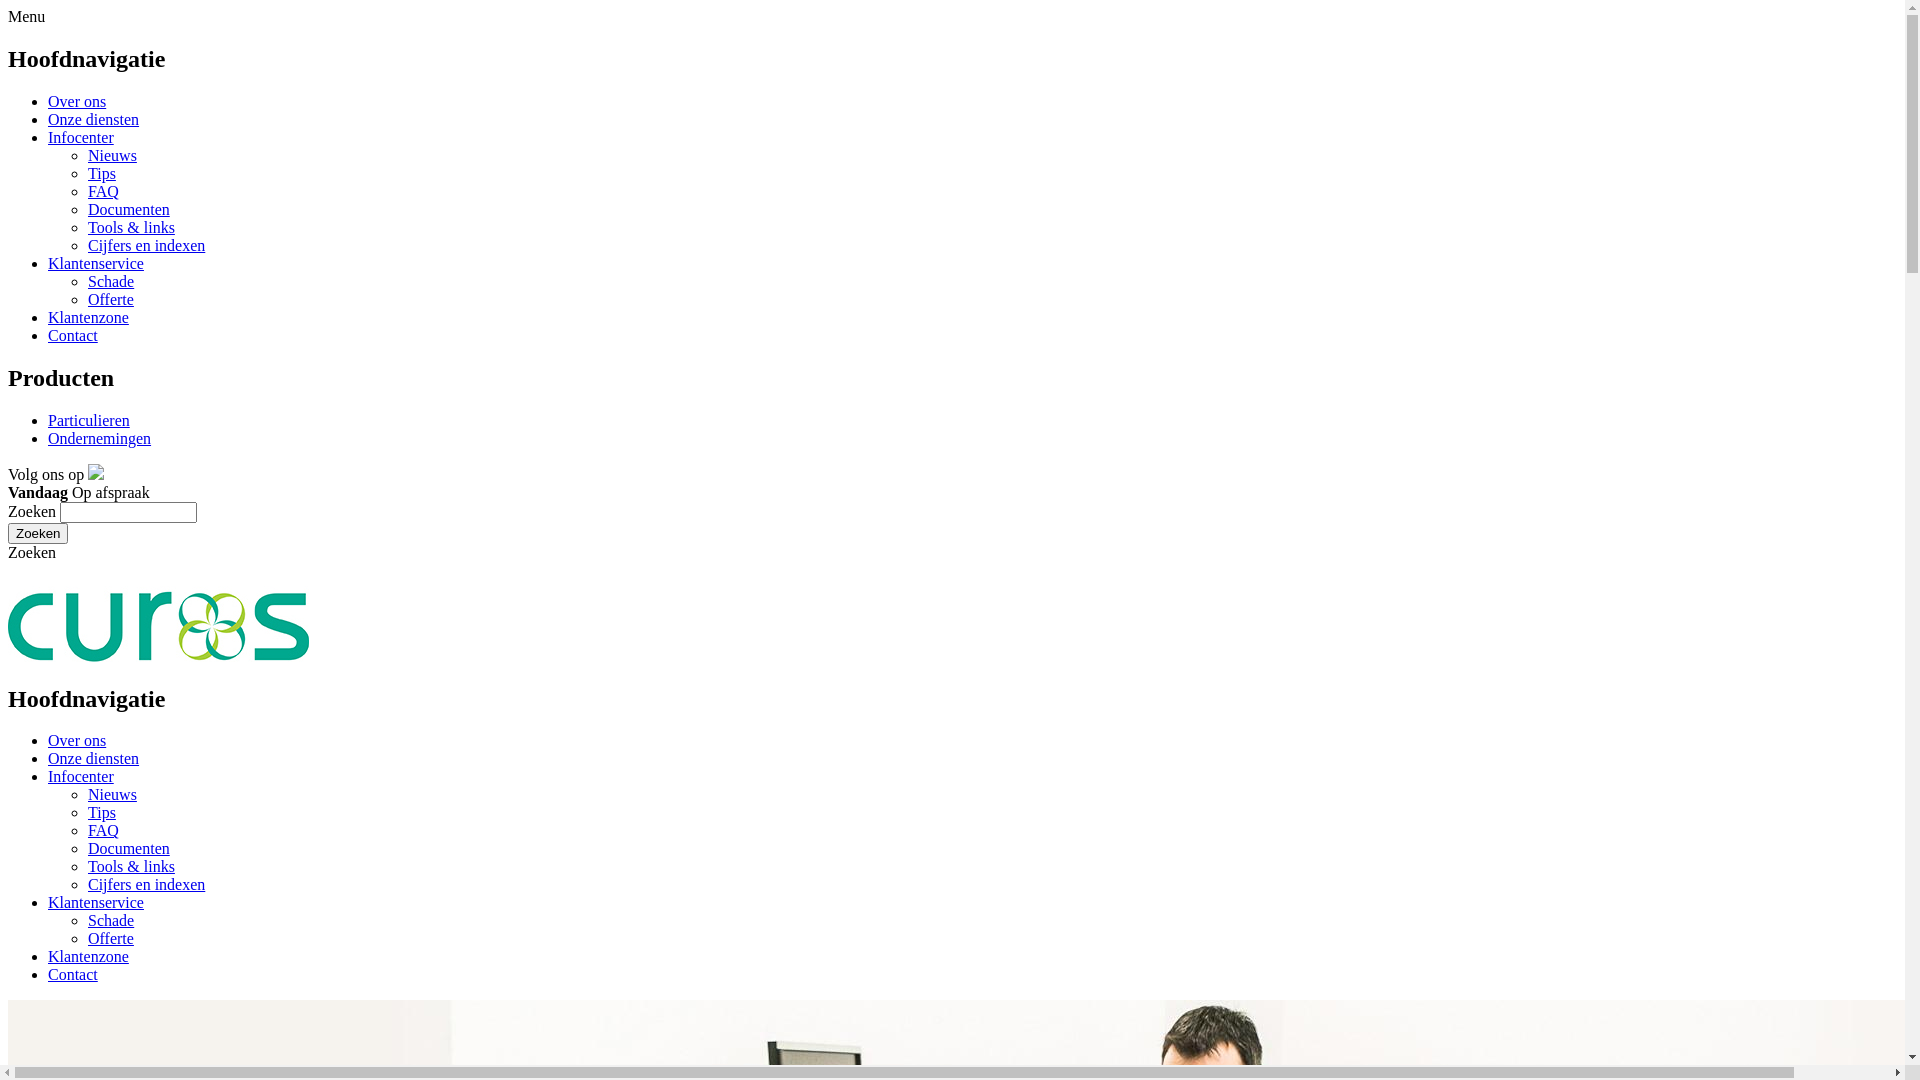 Image resolution: width=1920 pixels, height=1080 pixels. Describe the element at coordinates (38, 532) in the screenshot. I see `'Zoeken'` at that location.